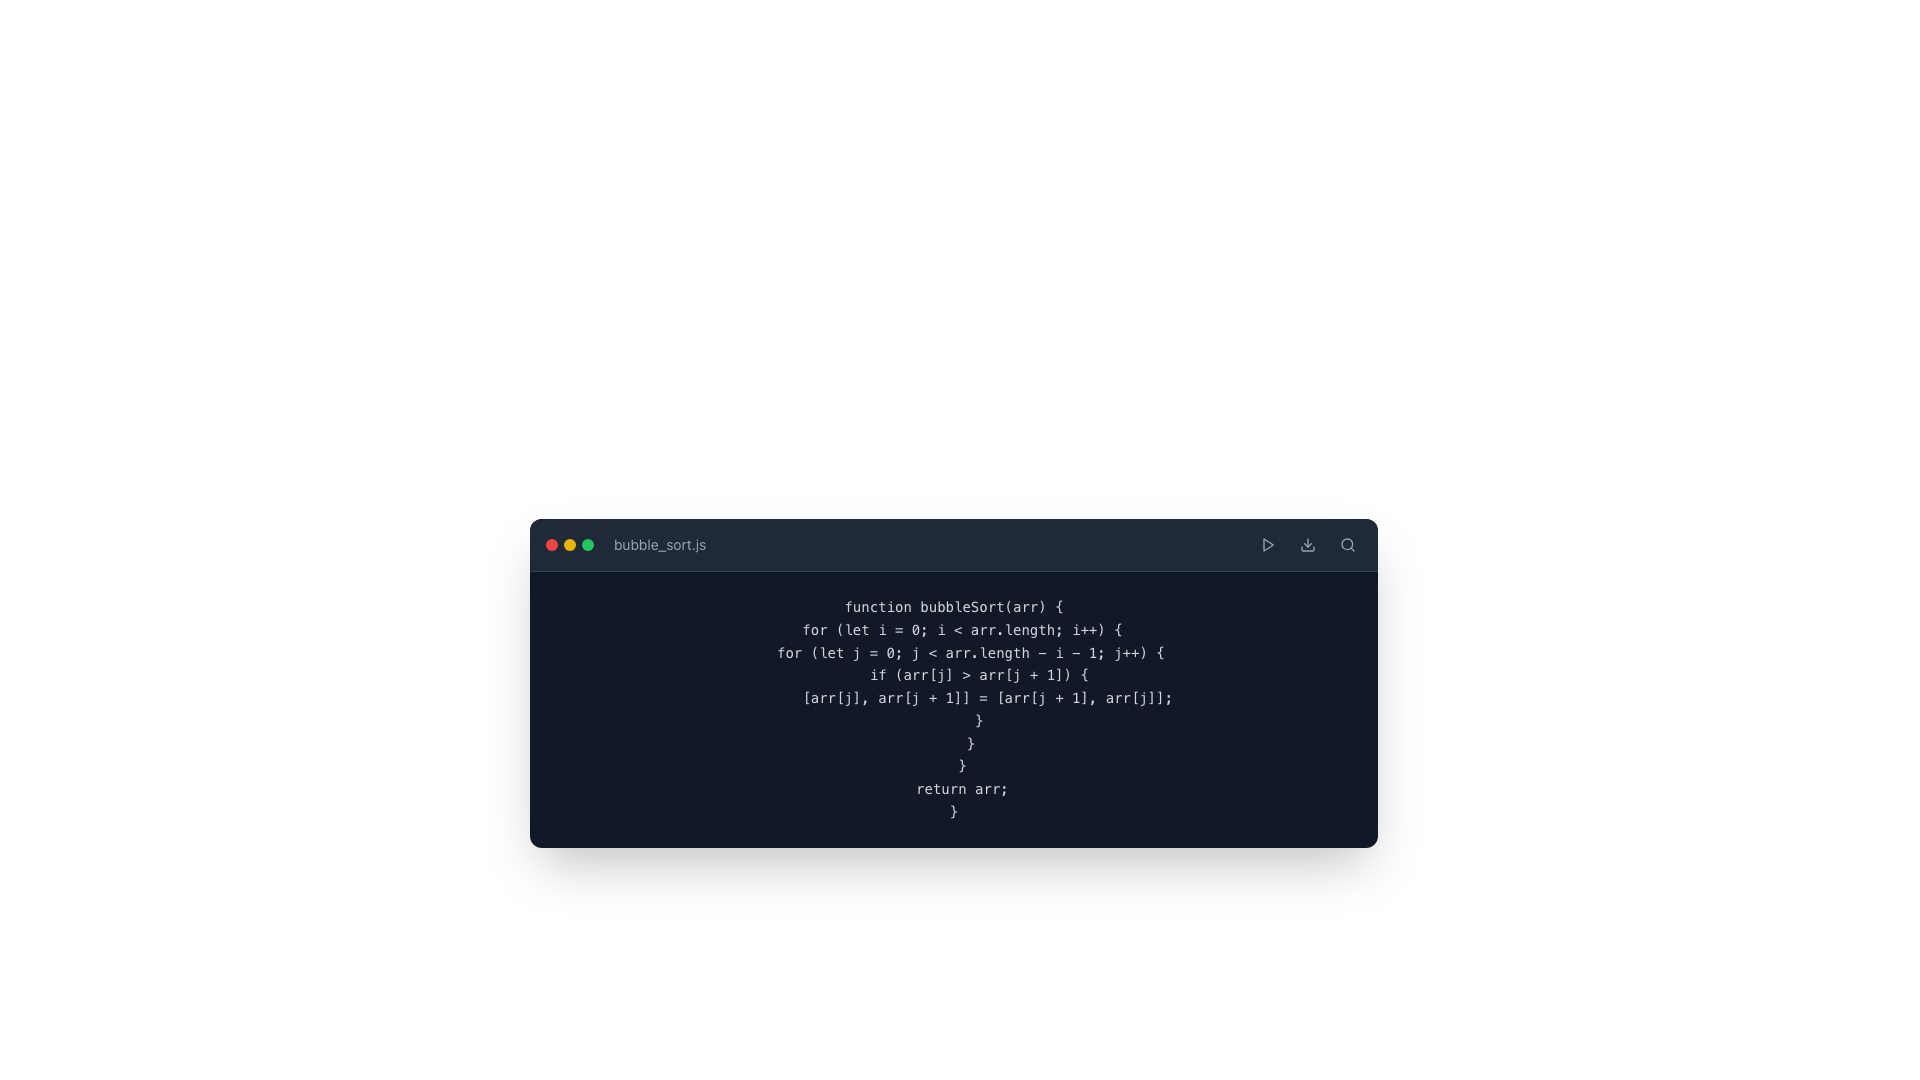  What do you see at coordinates (1308, 544) in the screenshot?
I see `the middle interactive download icon, which is a round gray icon with a download arrow, to initiate the download` at bounding box center [1308, 544].